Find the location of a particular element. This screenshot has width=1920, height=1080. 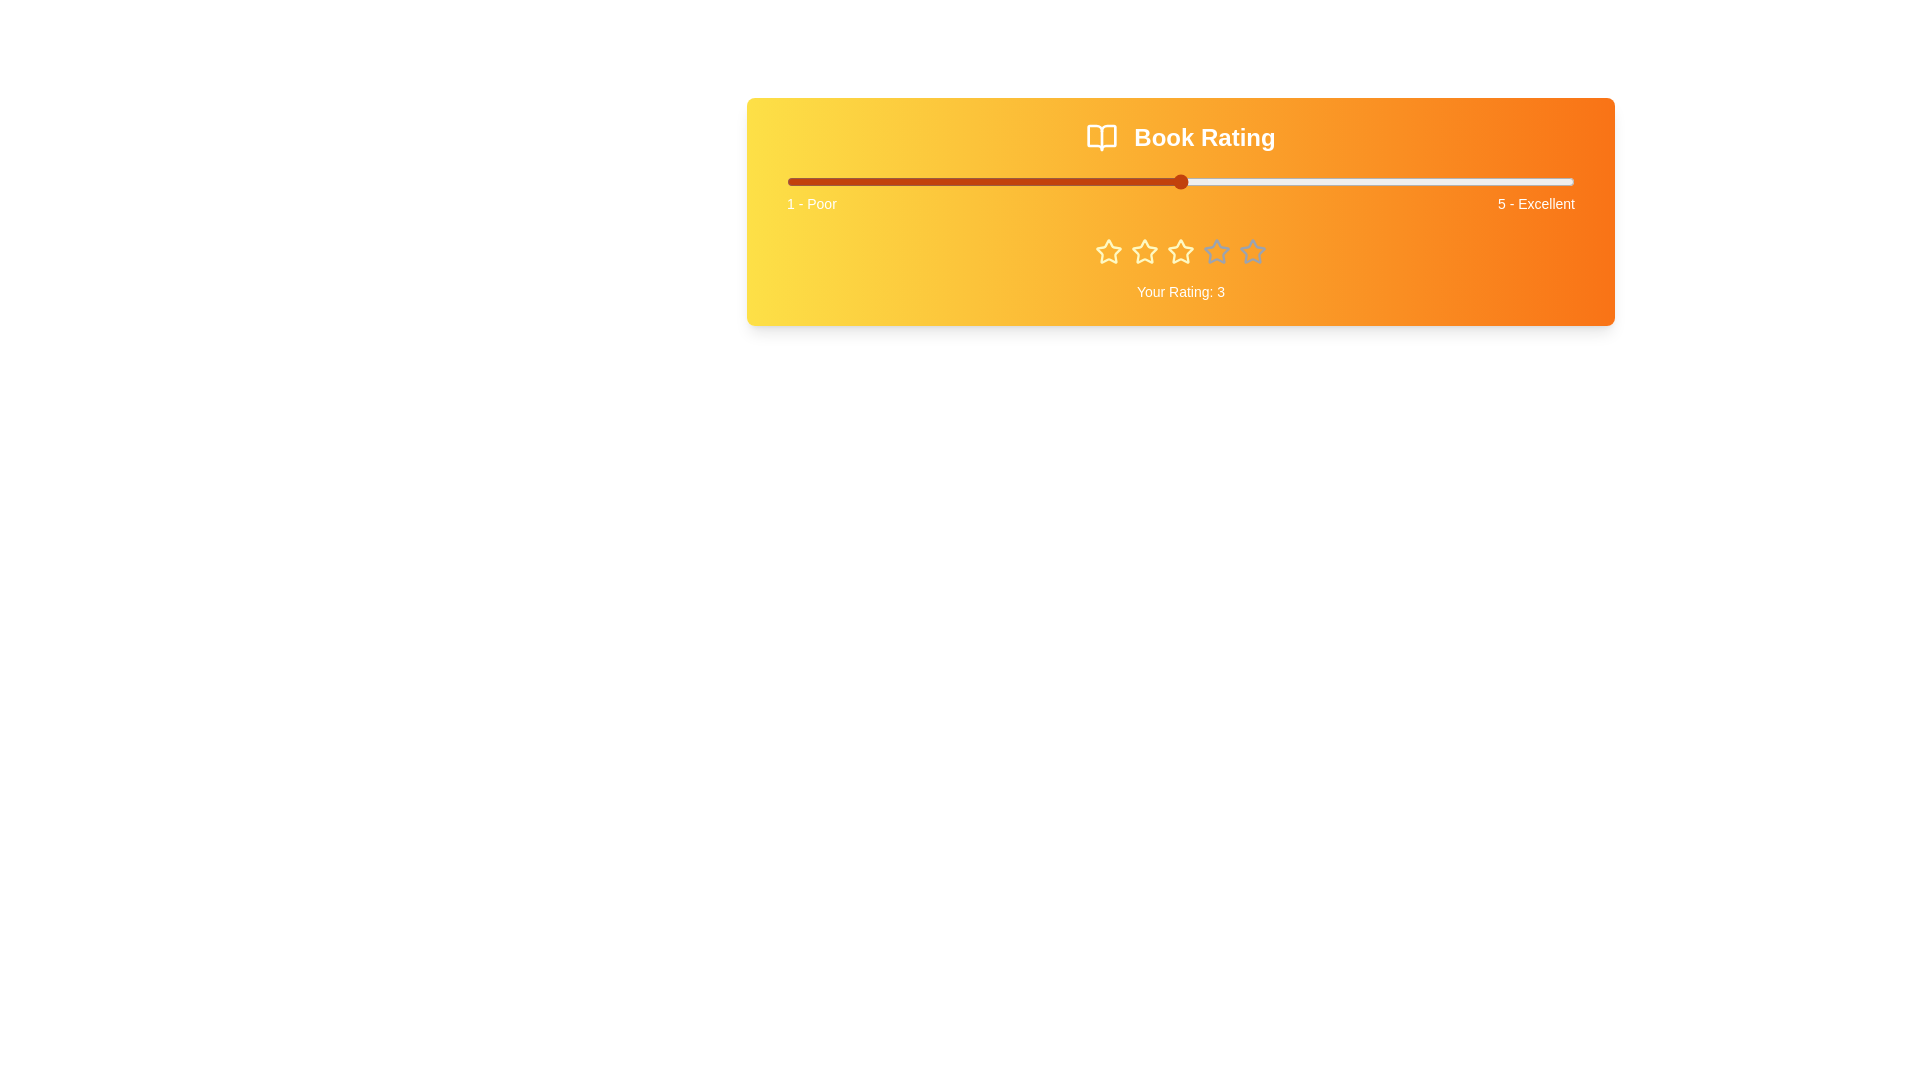

the static text label indicating the highest rating value of '5' on the rating scale, located at the far-right end of the horizontal bar is located at coordinates (1535, 204).